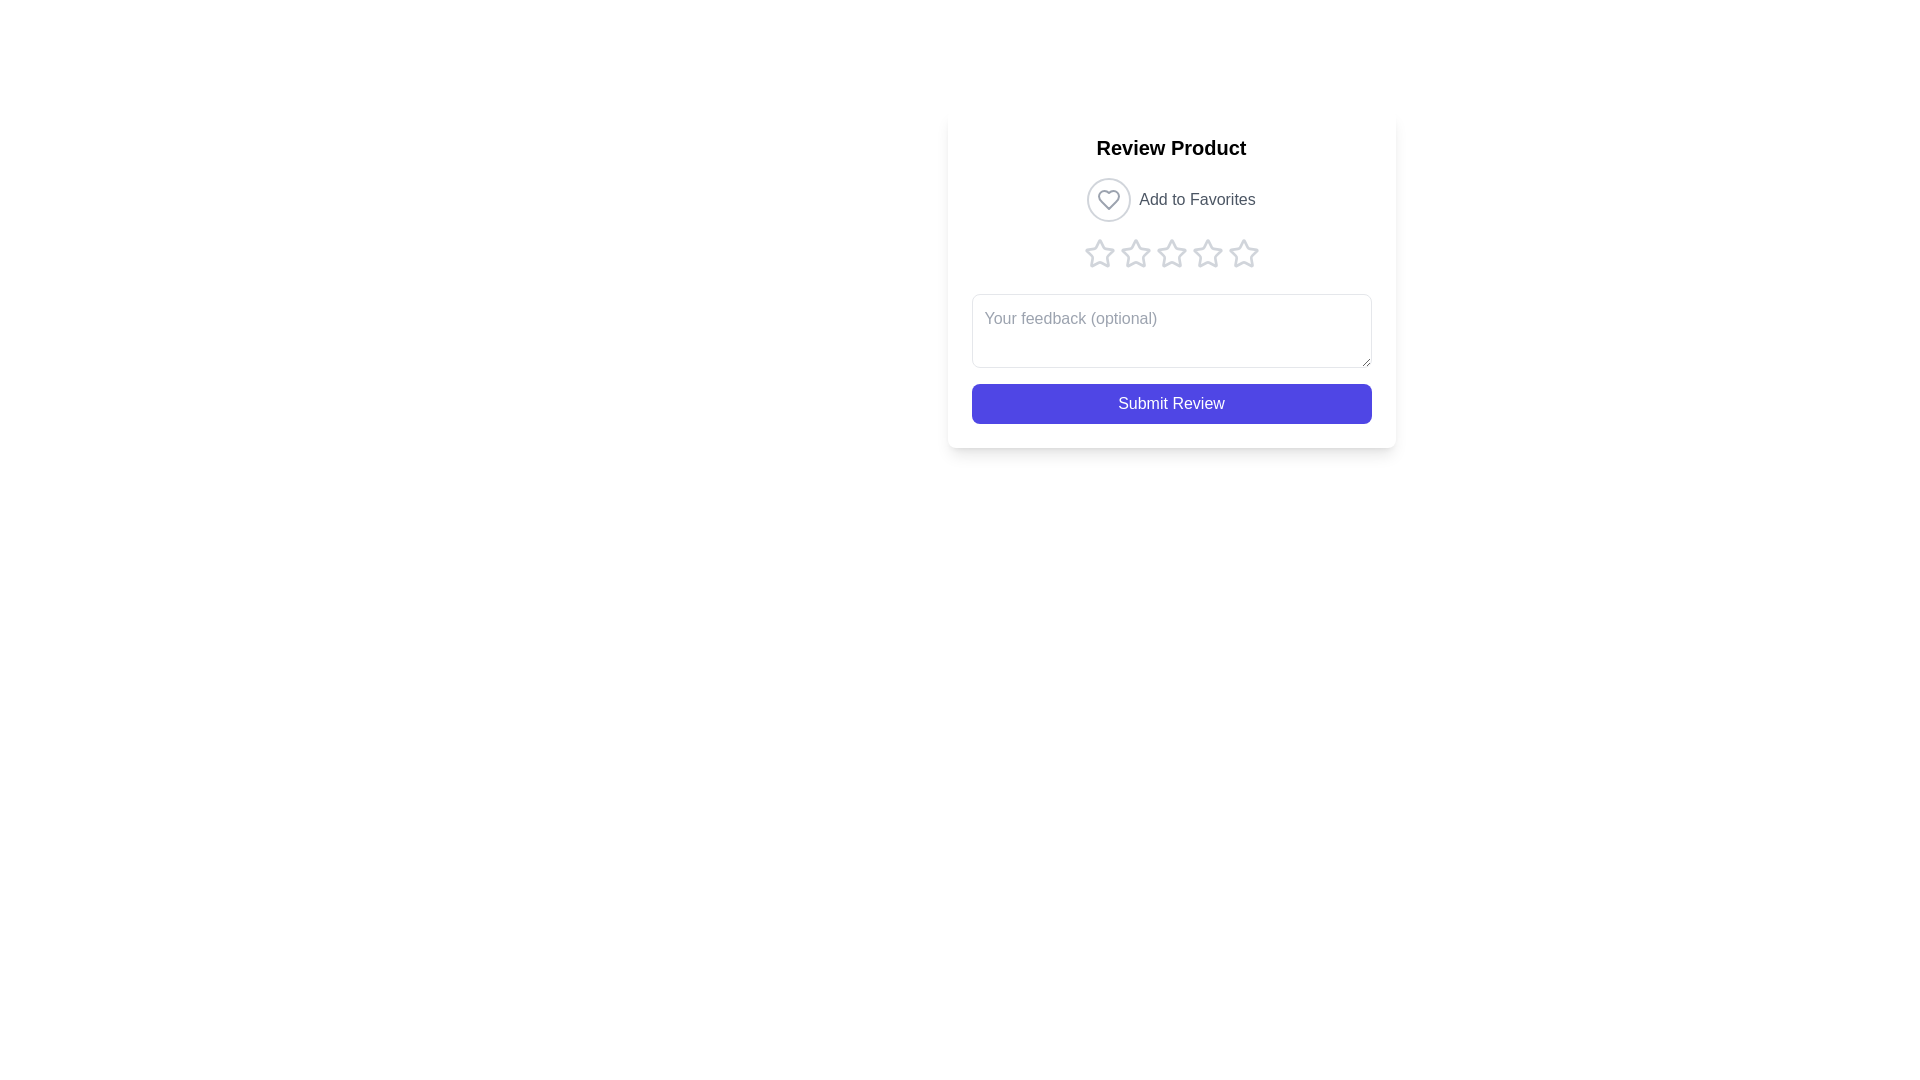  I want to click on the 'Submit Review' button, which has rounded corners and a purple background, so click(1171, 404).